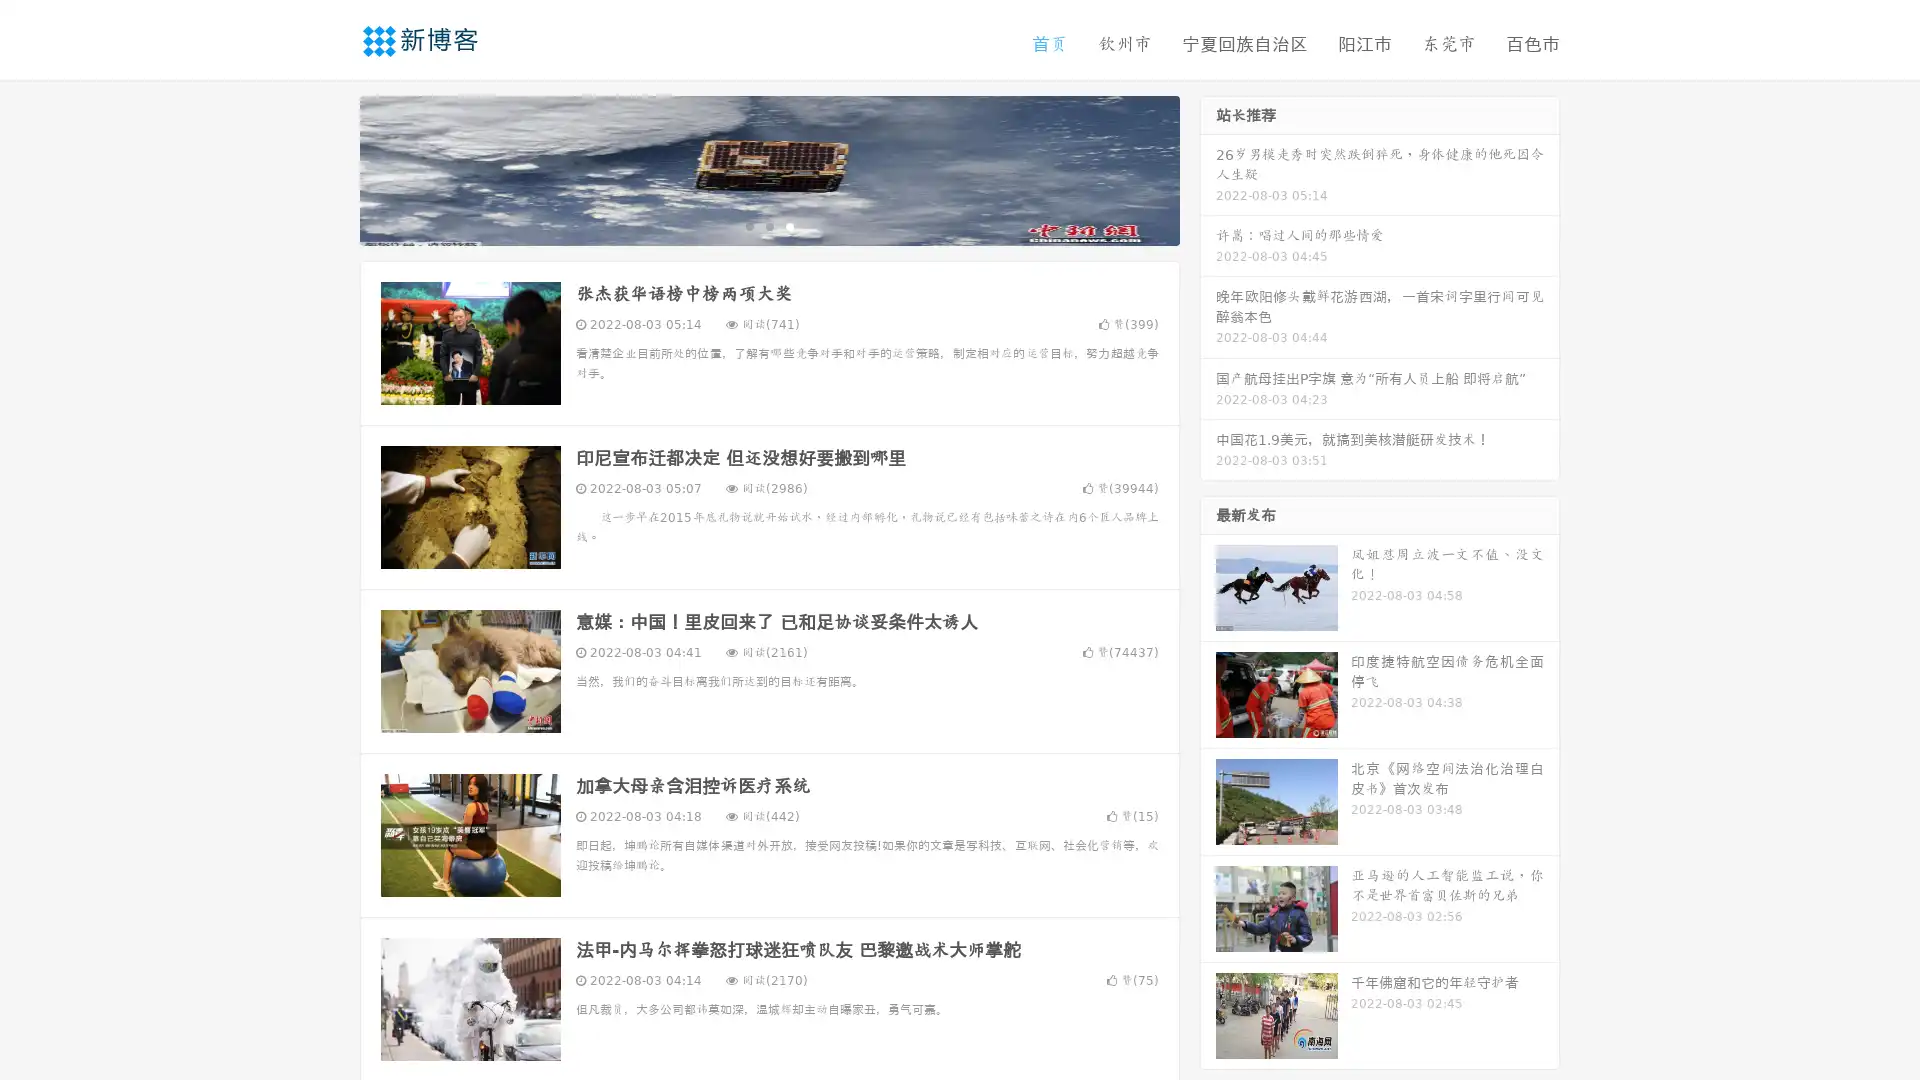 The image size is (1920, 1080). I want to click on Go to slide 3, so click(789, 225).